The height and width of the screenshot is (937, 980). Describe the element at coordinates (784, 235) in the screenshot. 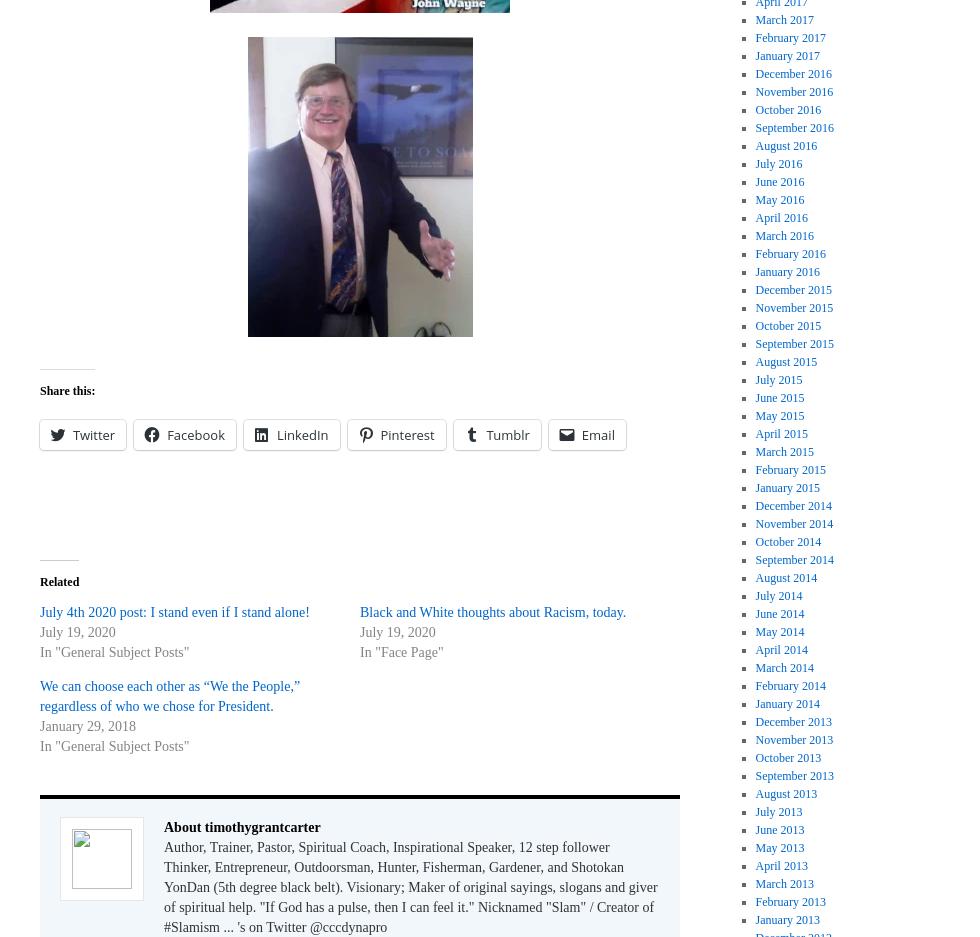

I see `'March 2016'` at that location.